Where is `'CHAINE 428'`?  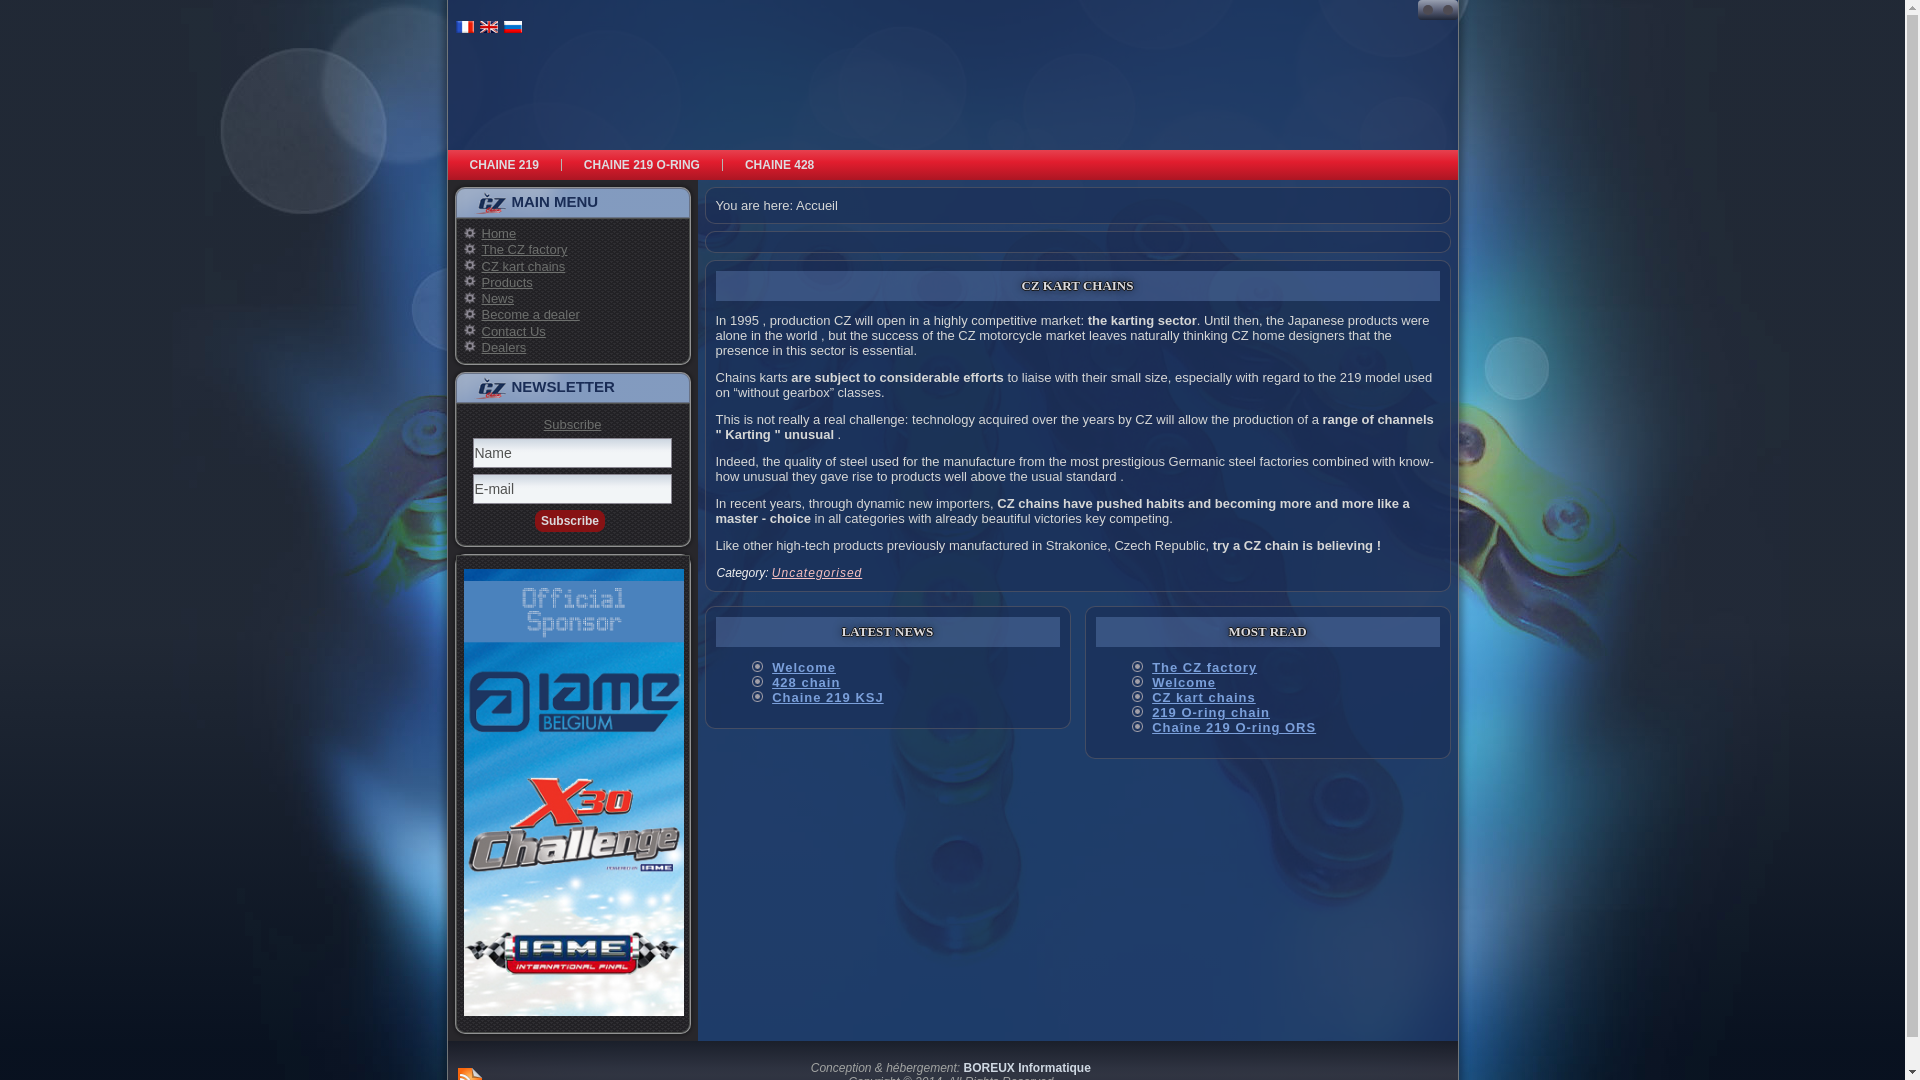 'CHAINE 428' is located at coordinates (778, 164).